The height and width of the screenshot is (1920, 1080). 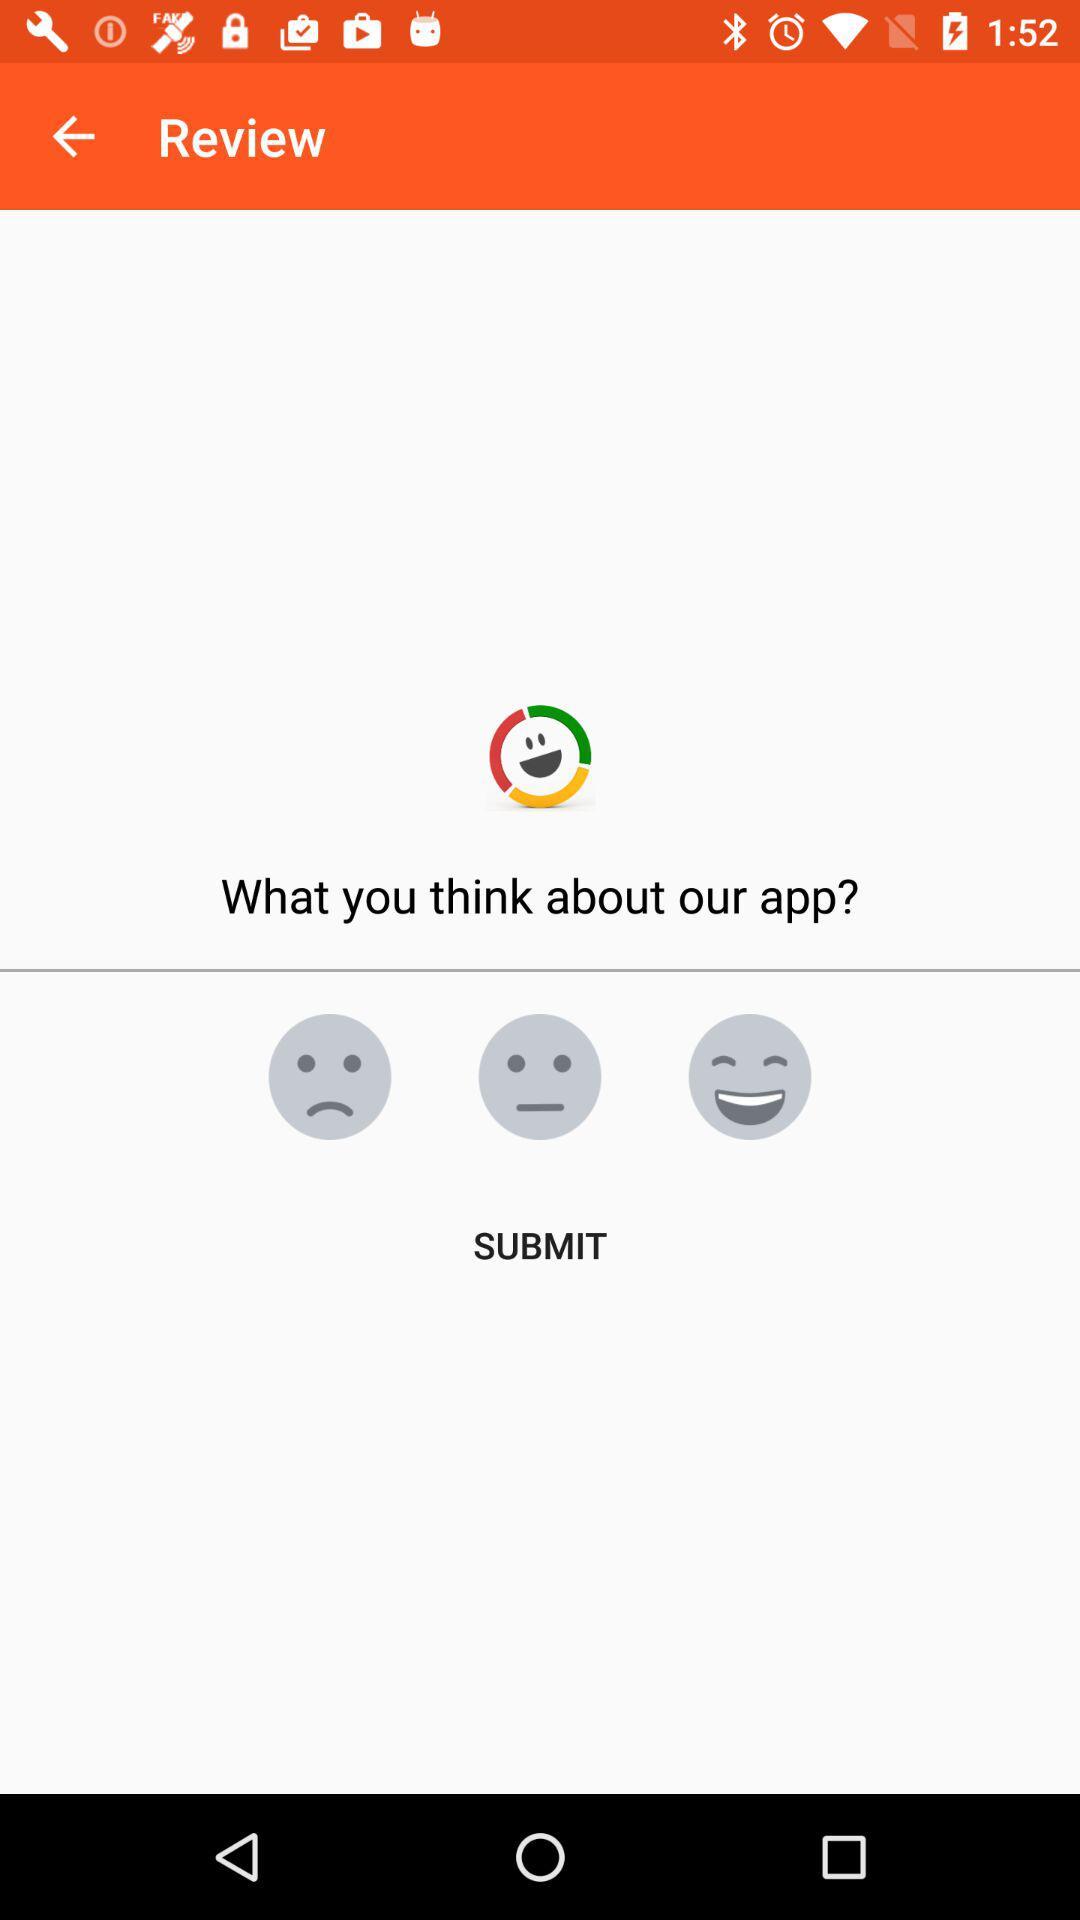 What do you see at coordinates (540, 1075) in the screenshot?
I see `negative emoji` at bounding box center [540, 1075].